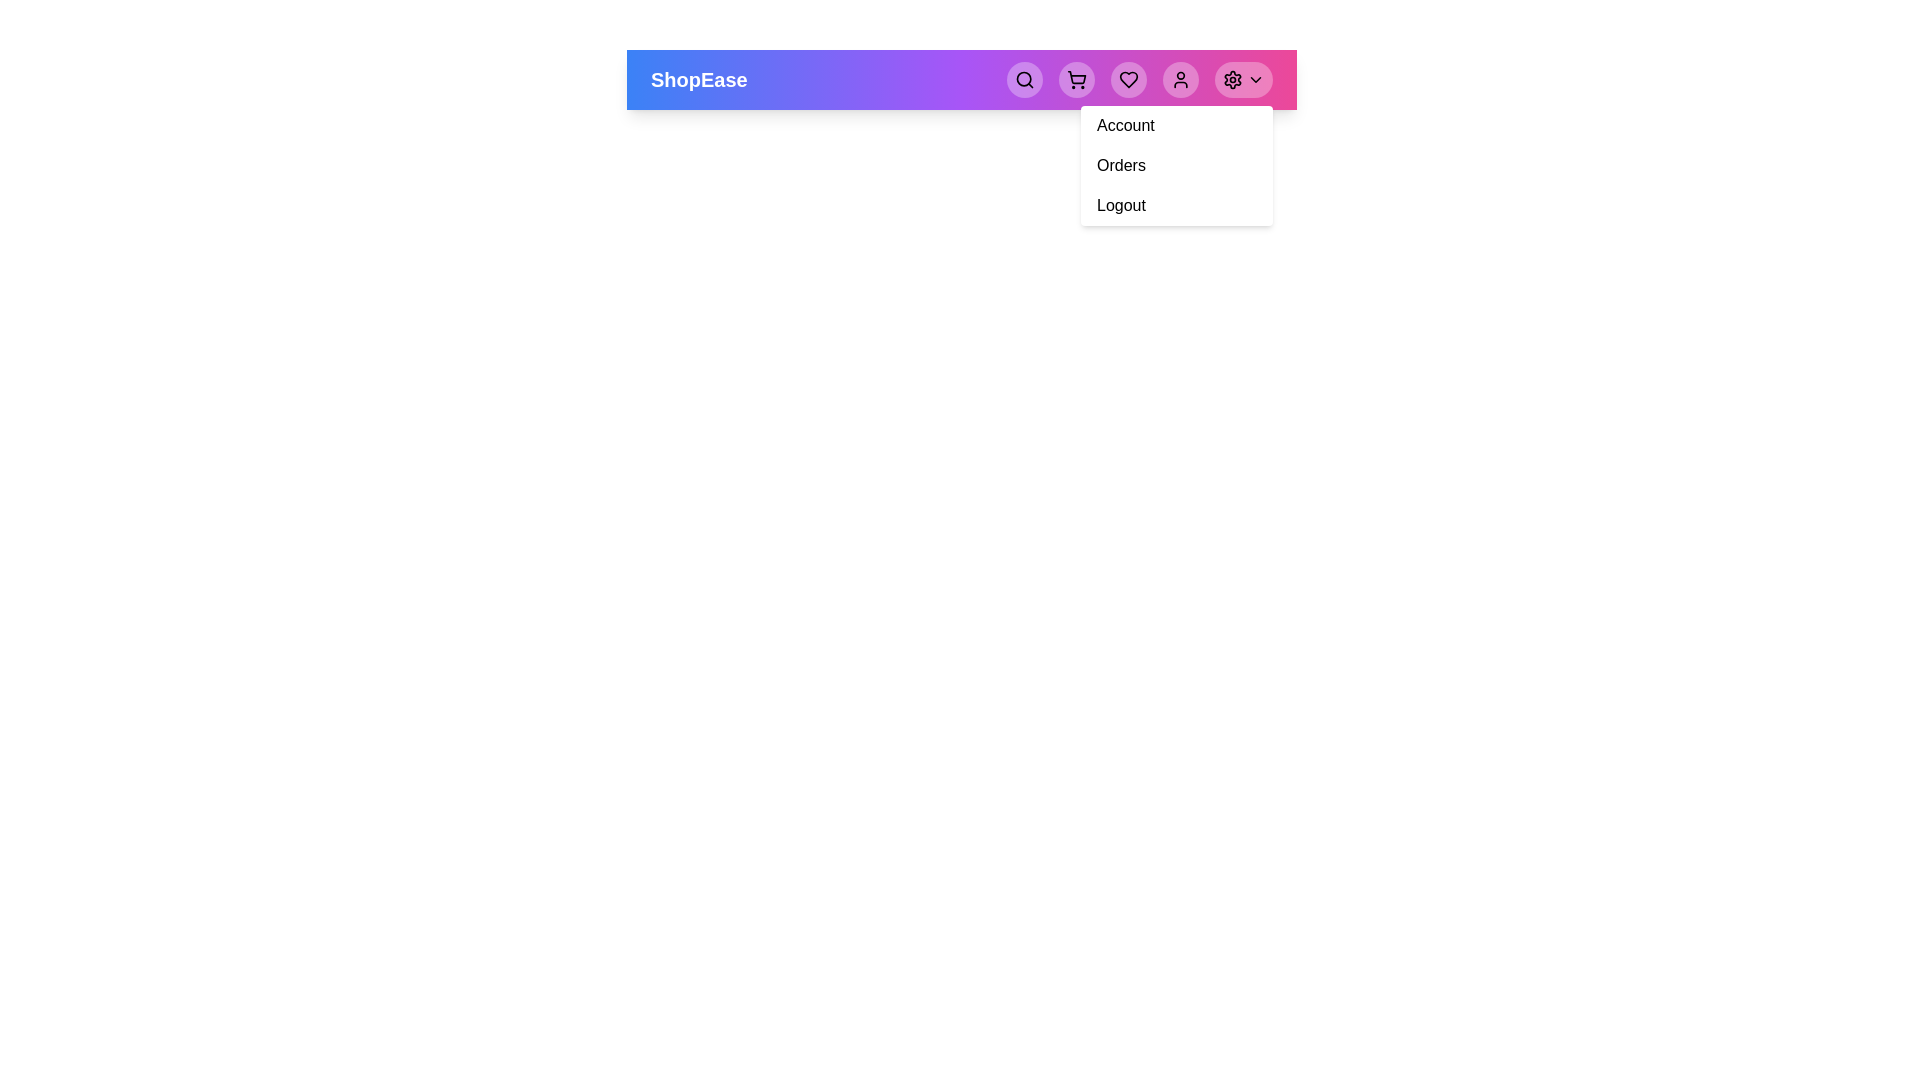 This screenshot has width=1920, height=1080. Describe the element at coordinates (1025, 79) in the screenshot. I see `the search button` at that location.